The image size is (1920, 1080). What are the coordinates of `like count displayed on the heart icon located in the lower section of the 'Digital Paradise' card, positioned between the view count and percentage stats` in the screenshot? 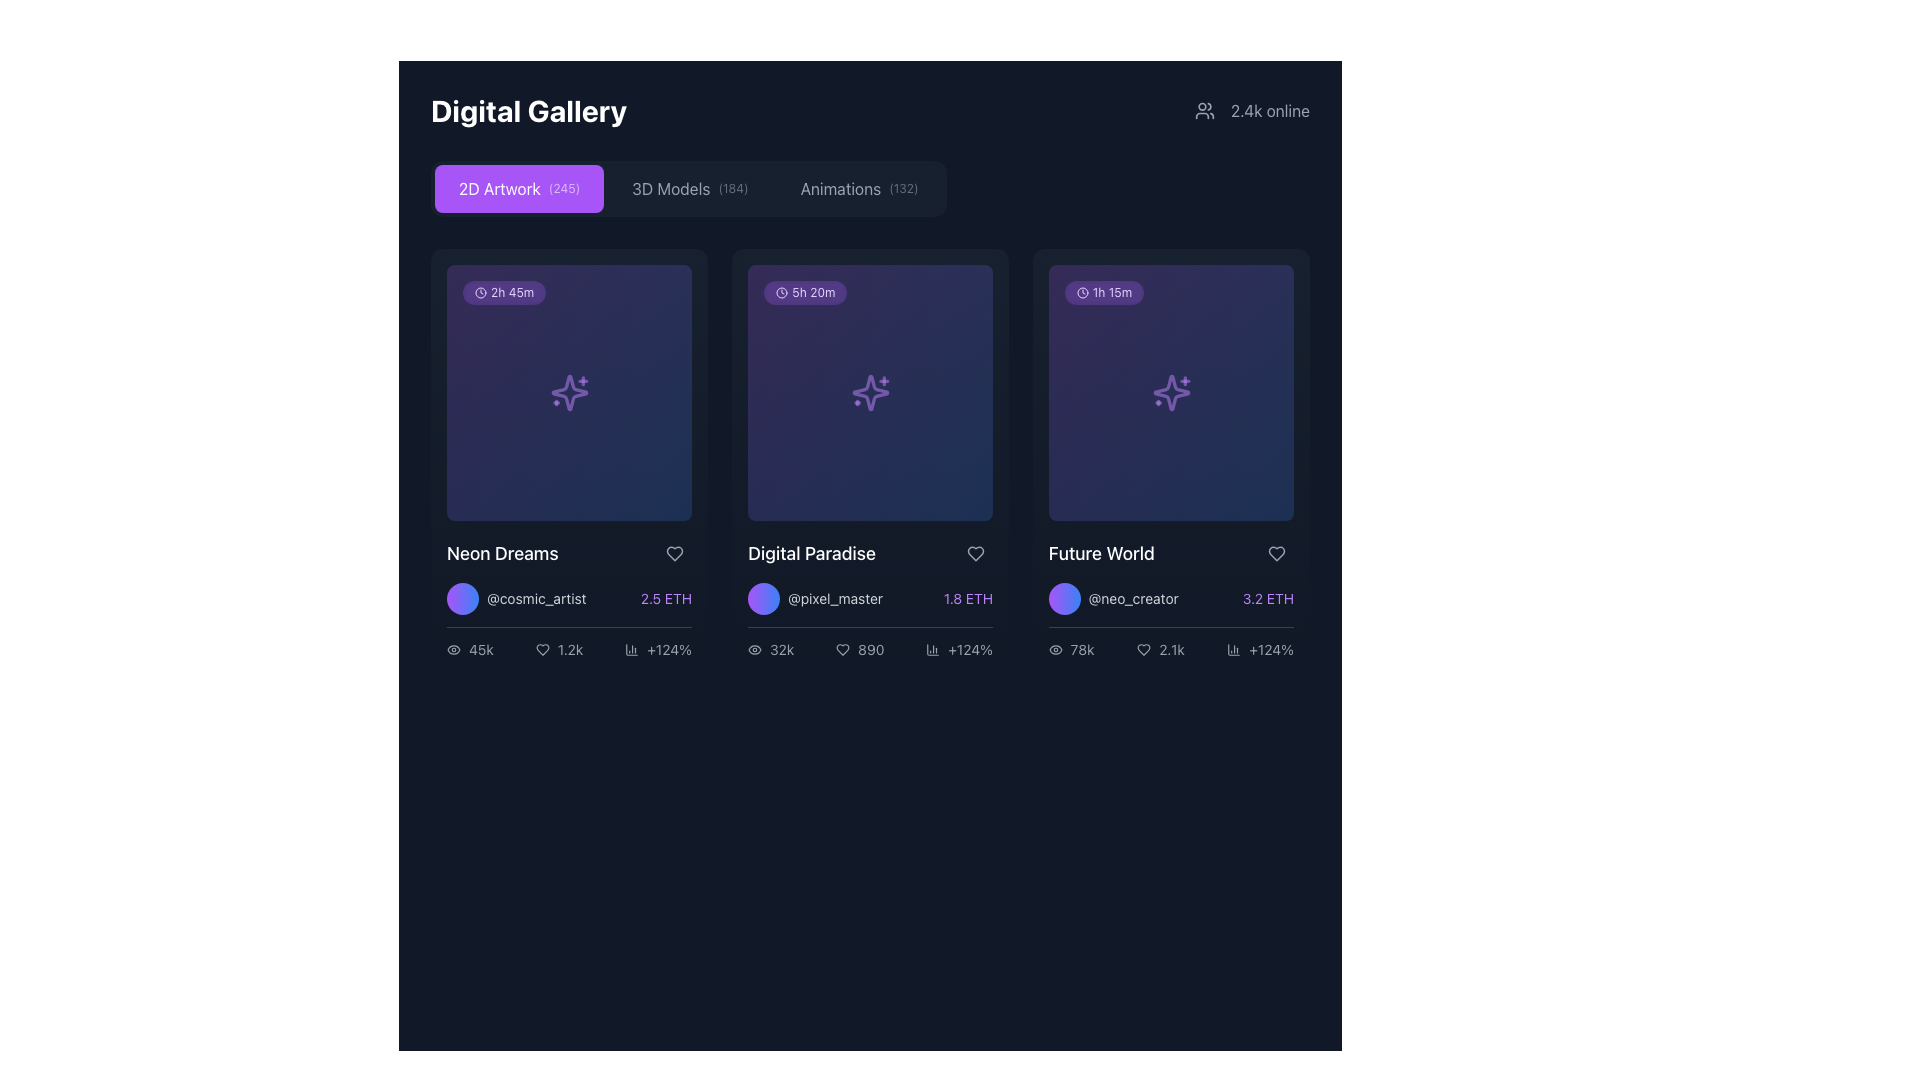 It's located at (860, 650).